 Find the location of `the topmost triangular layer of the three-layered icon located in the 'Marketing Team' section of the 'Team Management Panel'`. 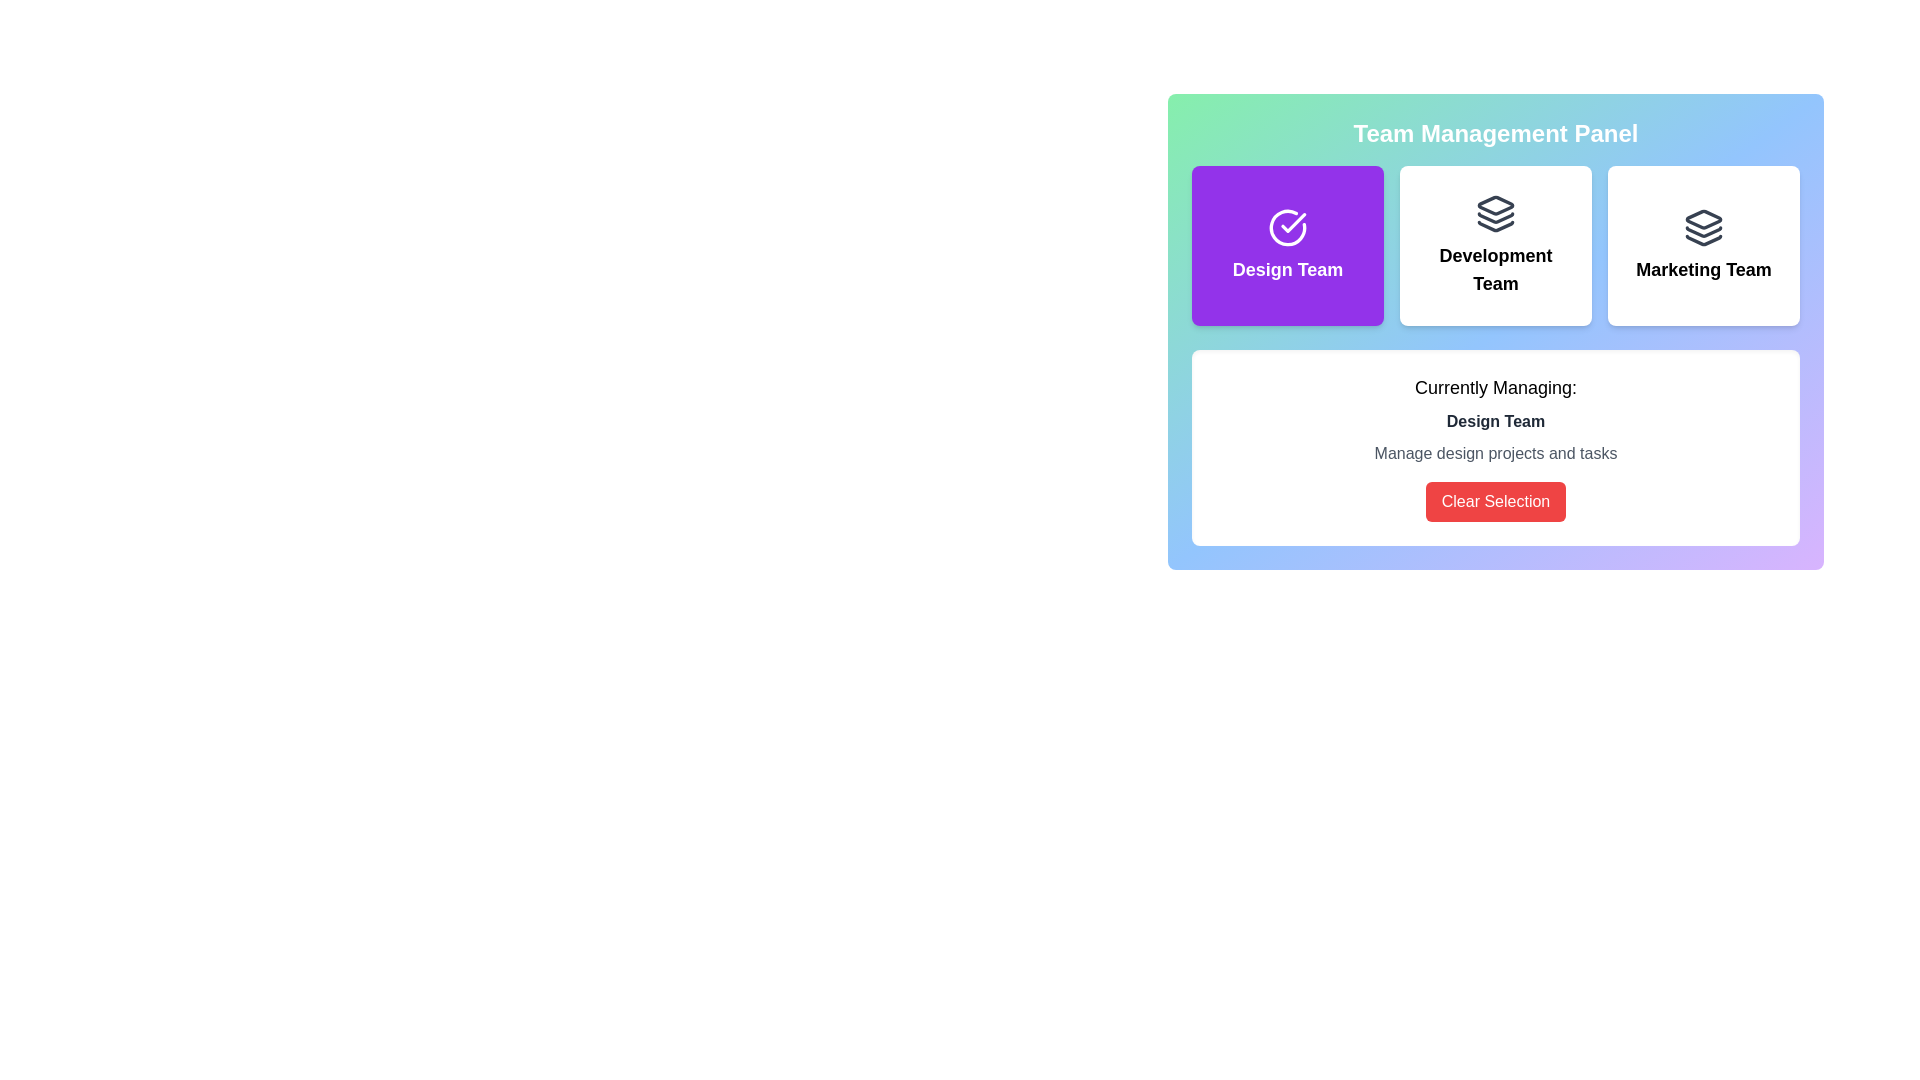

the topmost triangular layer of the three-layered icon located in the 'Marketing Team' section of the 'Team Management Panel' is located at coordinates (1703, 219).